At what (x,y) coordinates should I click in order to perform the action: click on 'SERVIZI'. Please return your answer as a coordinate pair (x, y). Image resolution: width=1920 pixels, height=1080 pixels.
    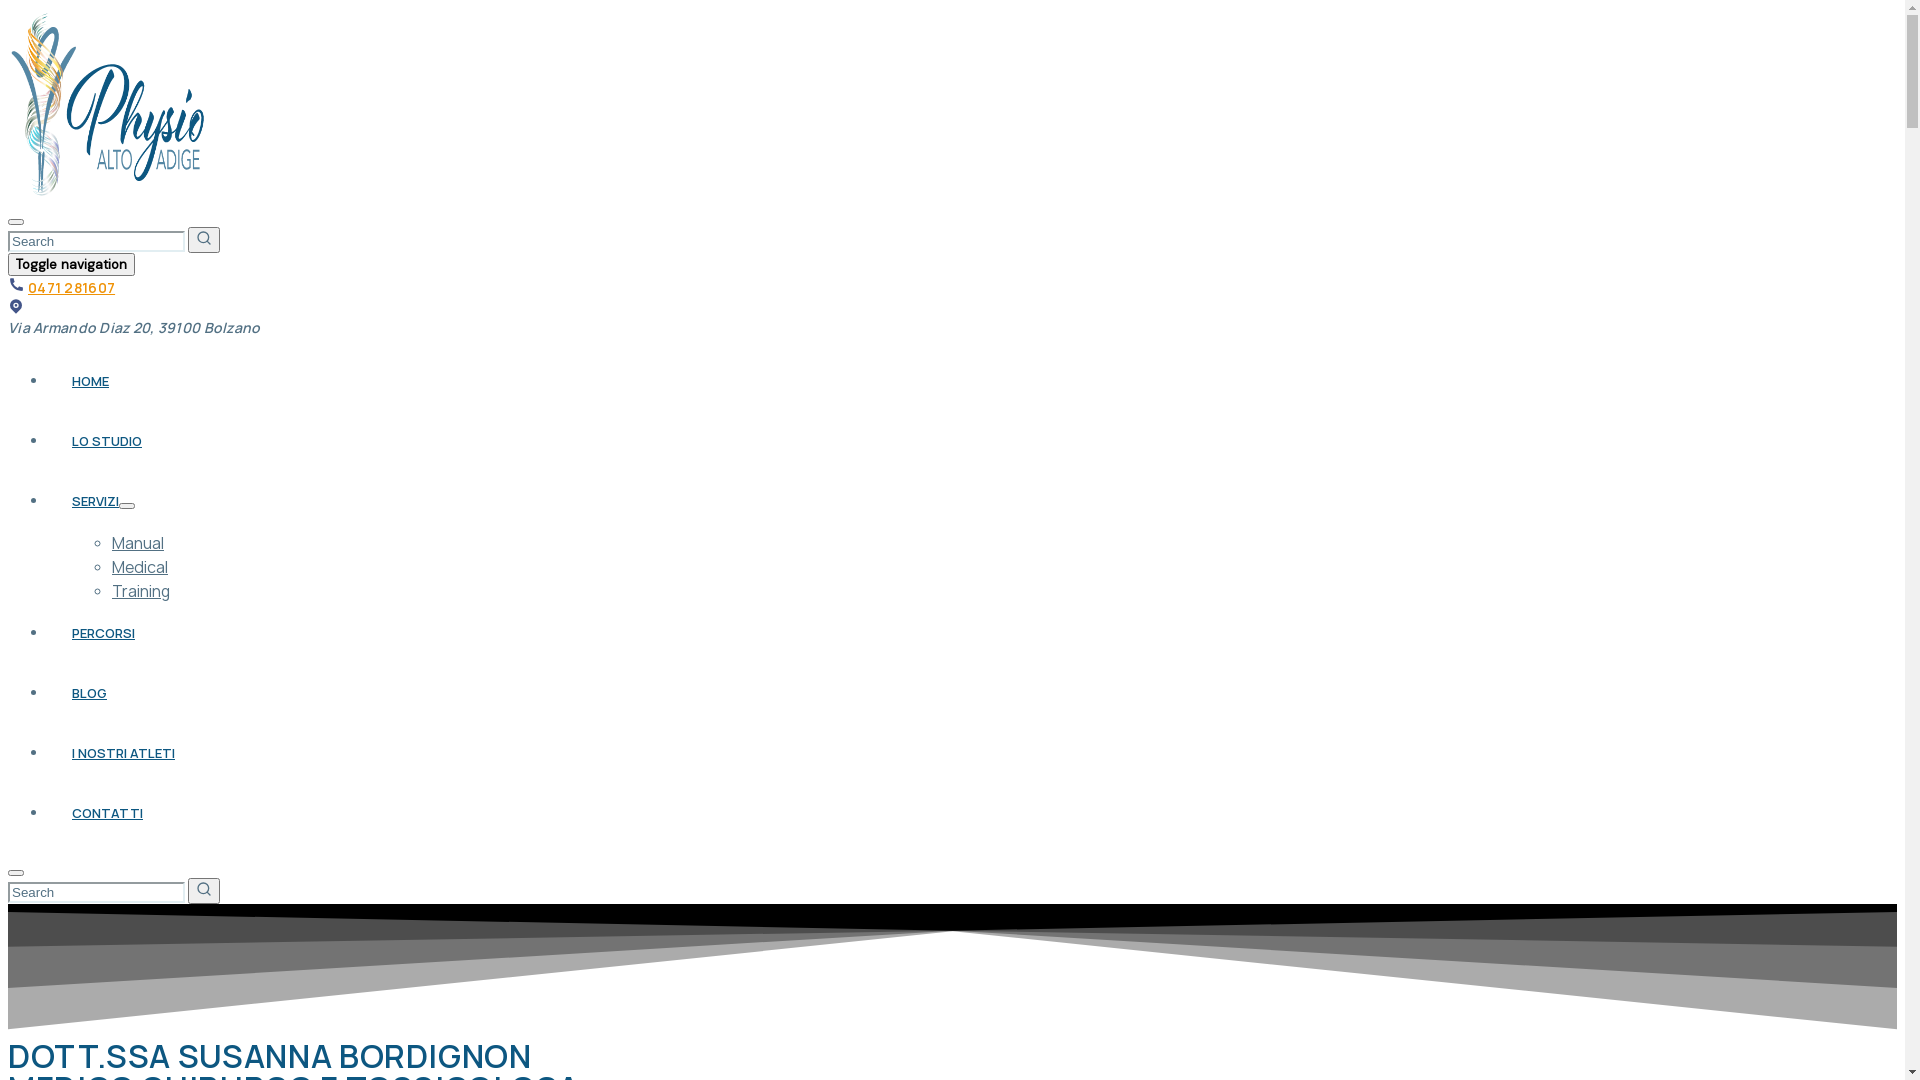
    Looking at the image, I should click on (94, 500).